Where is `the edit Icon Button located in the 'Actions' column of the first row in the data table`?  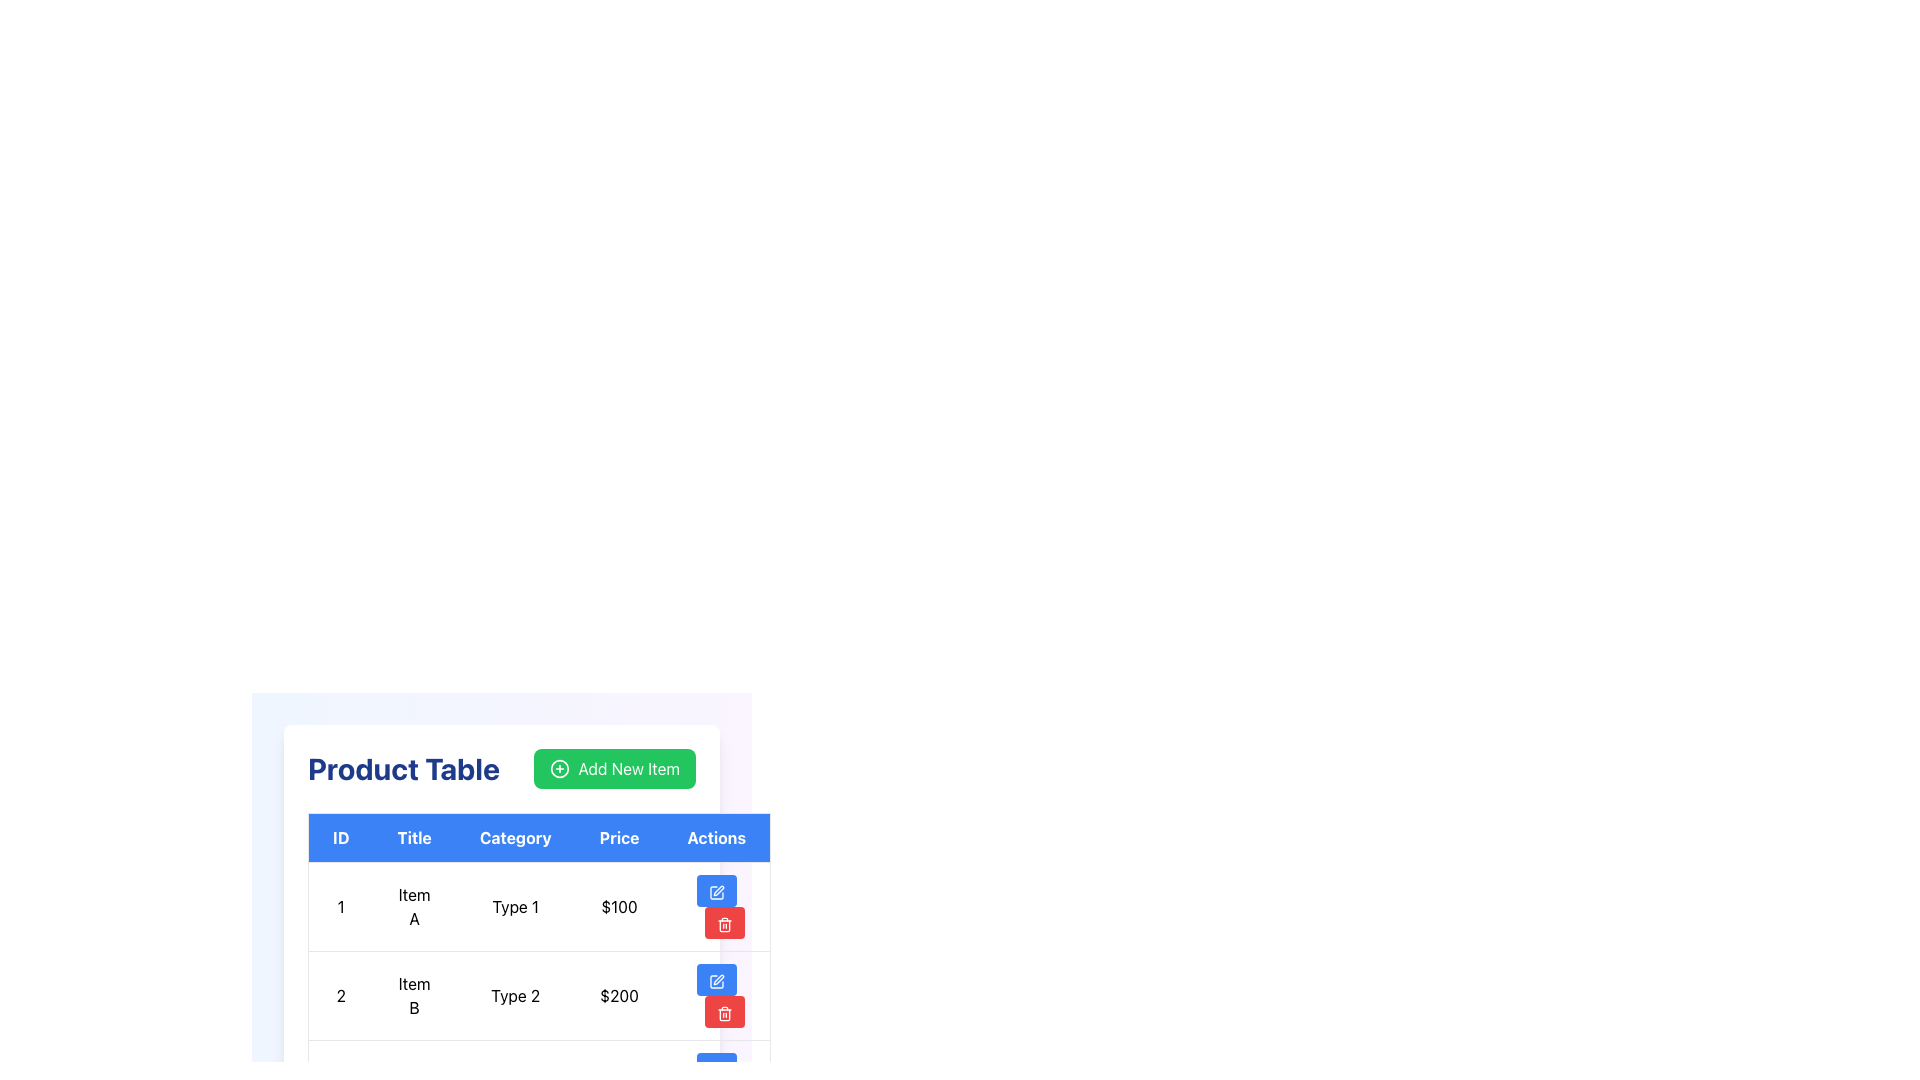 the edit Icon Button located in the 'Actions' column of the first row in the data table is located at coordinates (716, 891).